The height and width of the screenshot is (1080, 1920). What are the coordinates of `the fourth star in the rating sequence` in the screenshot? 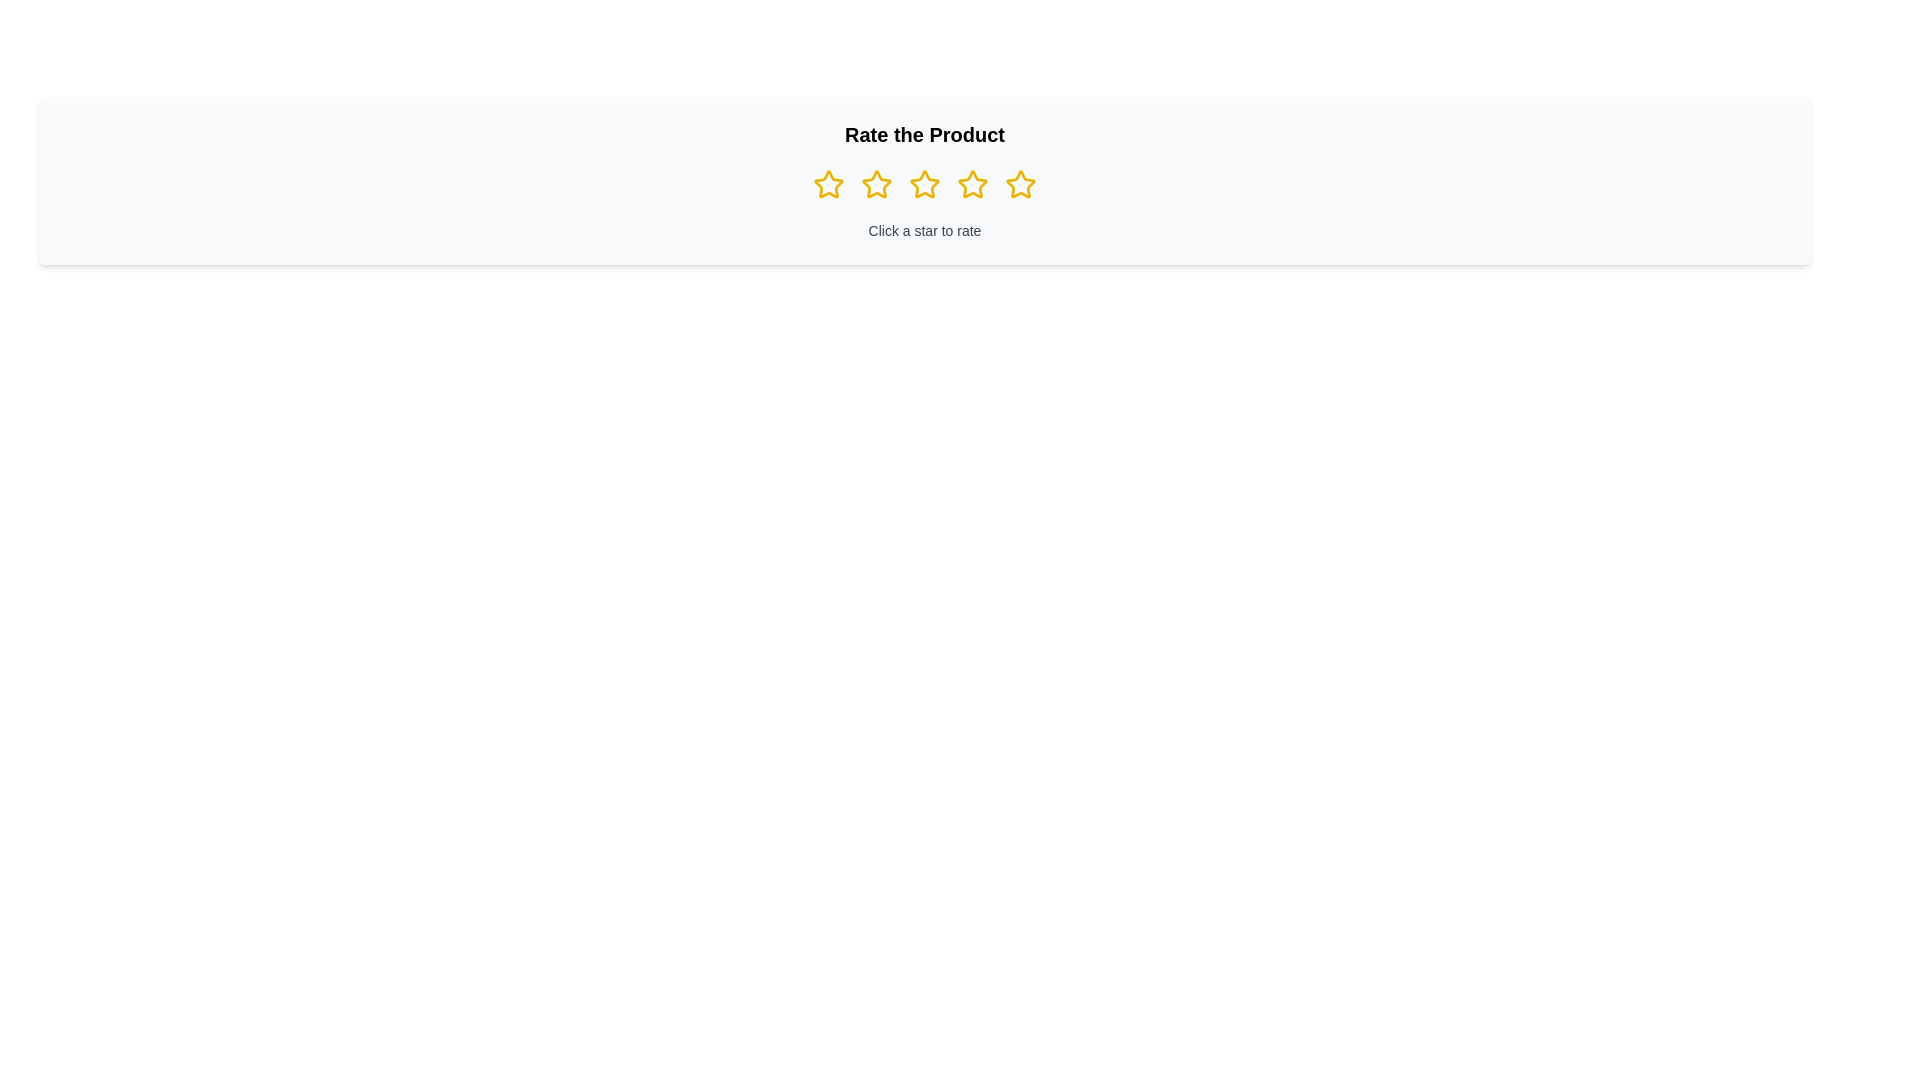 It's located at (973, 185).